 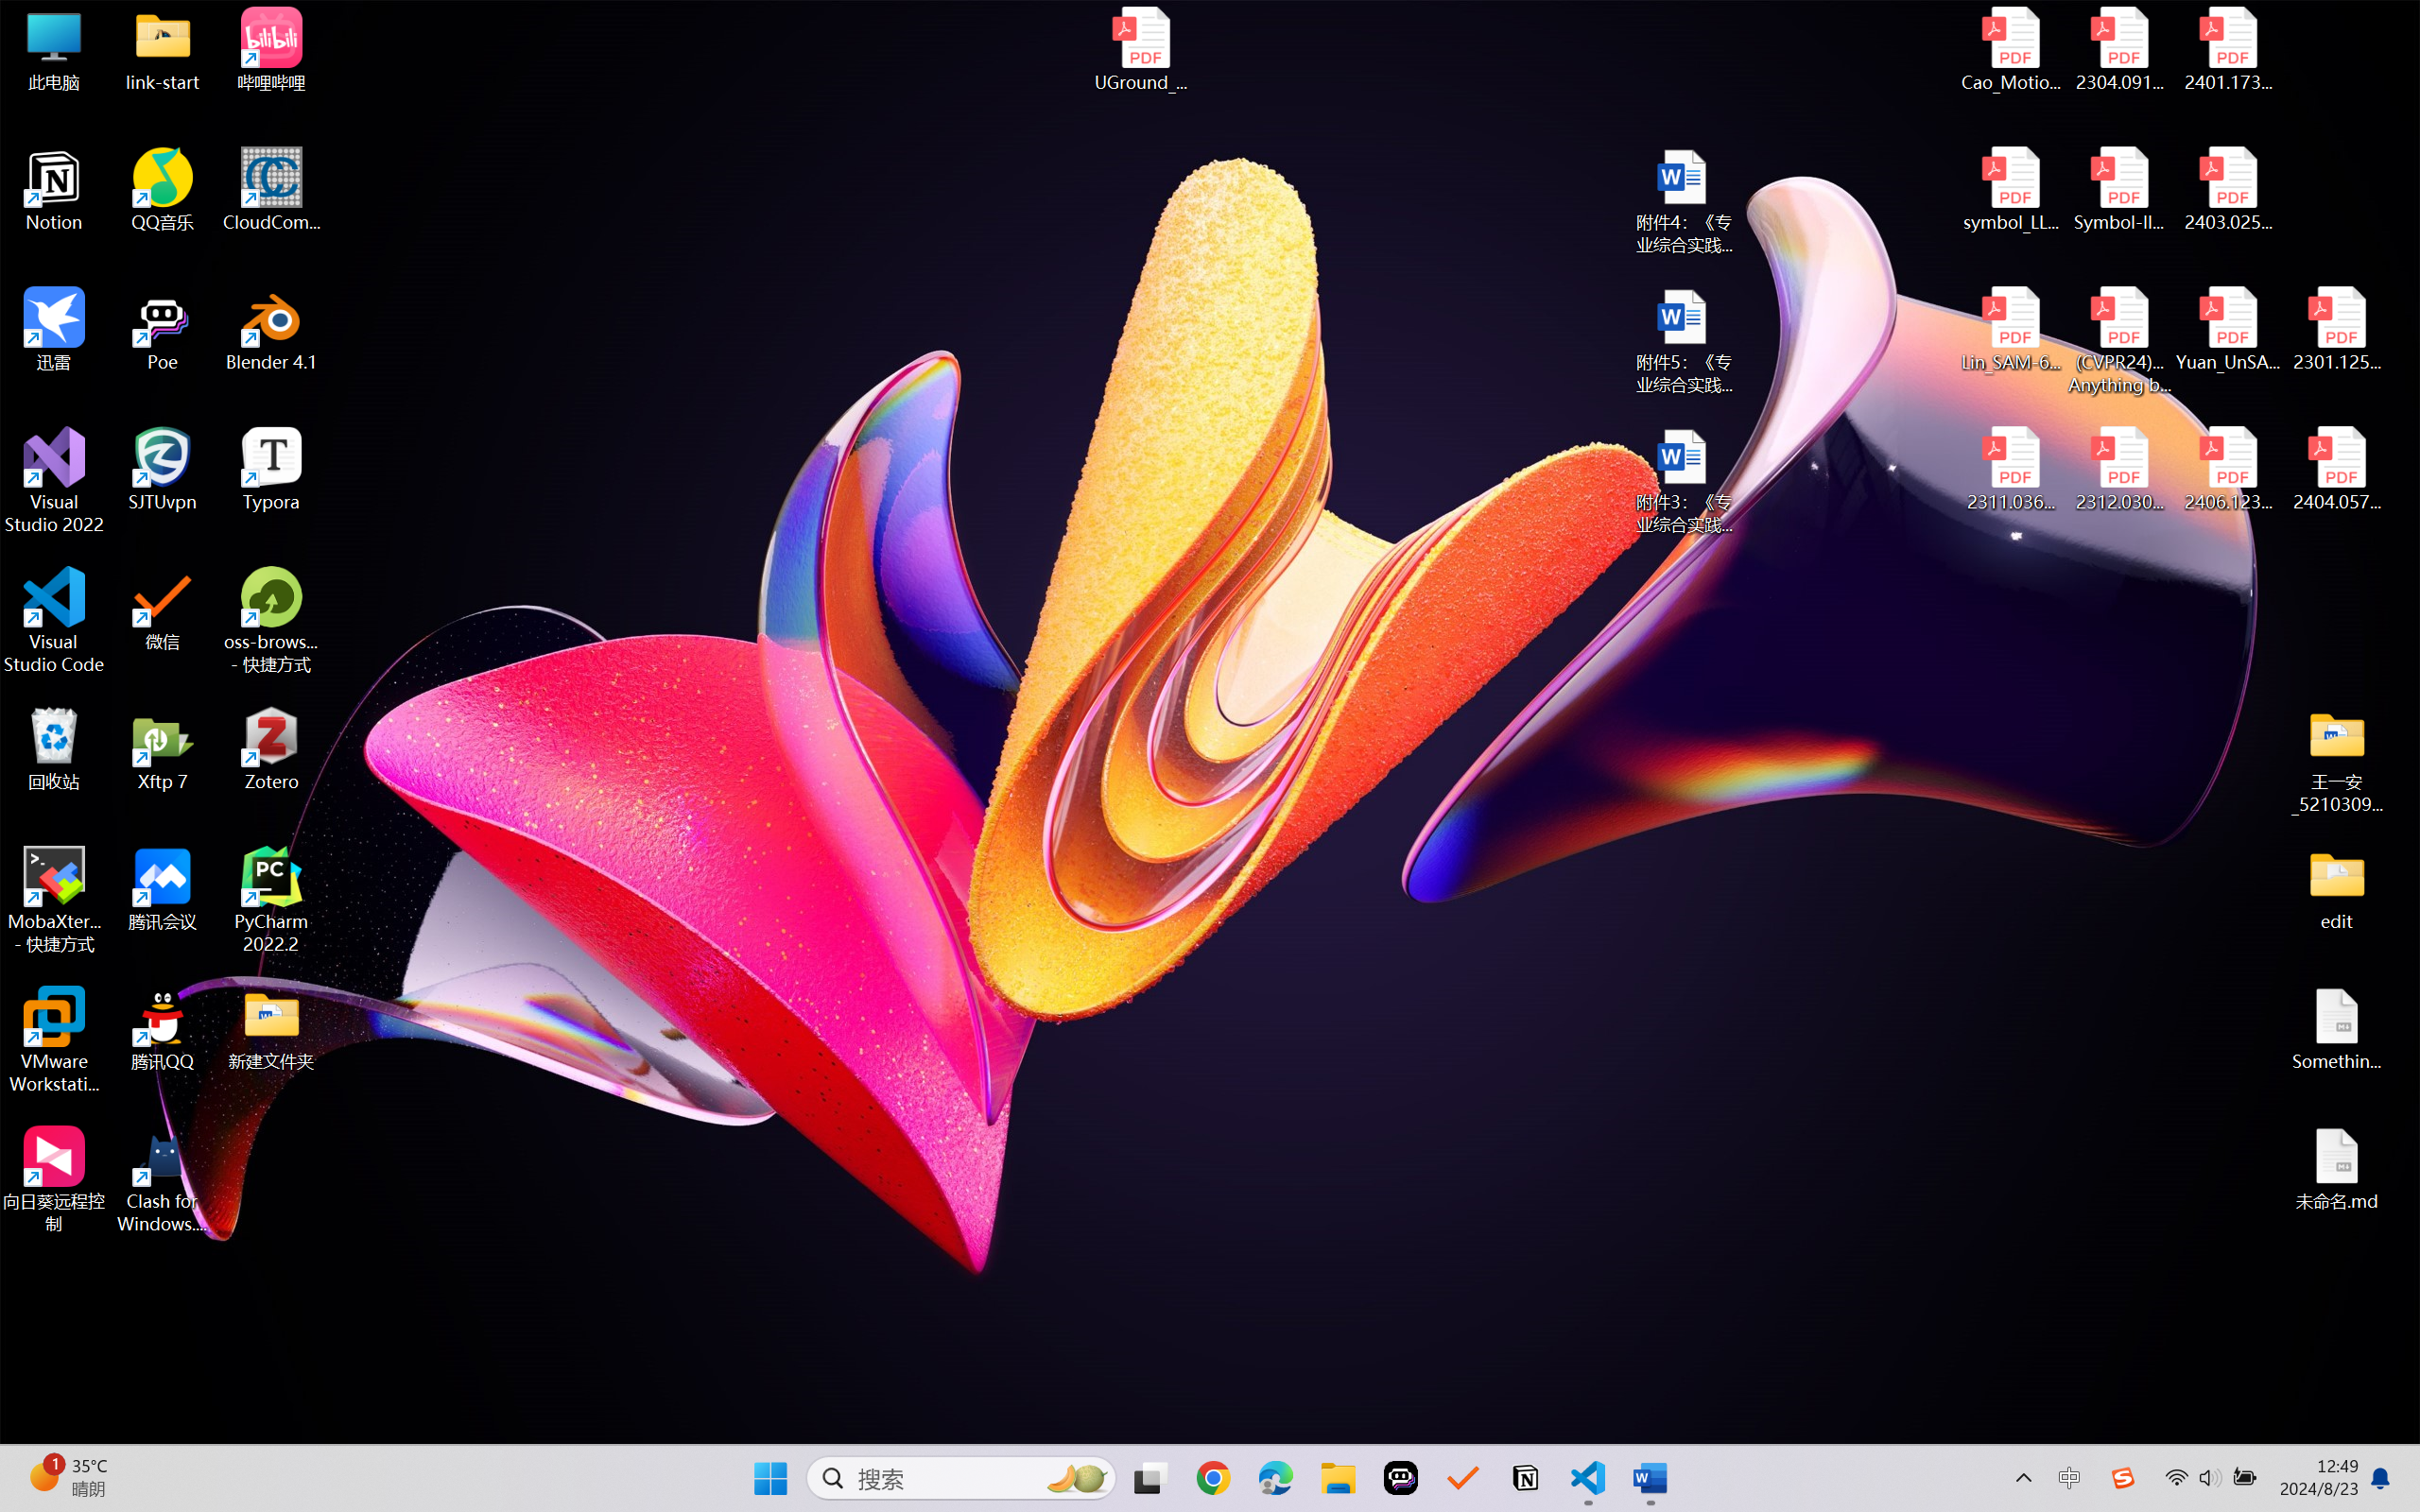 What do you see at coordinates (2011, 190) in the screenshot?
I see `'symbol_LLM.pdf'` at bounding box center [2011, 190].